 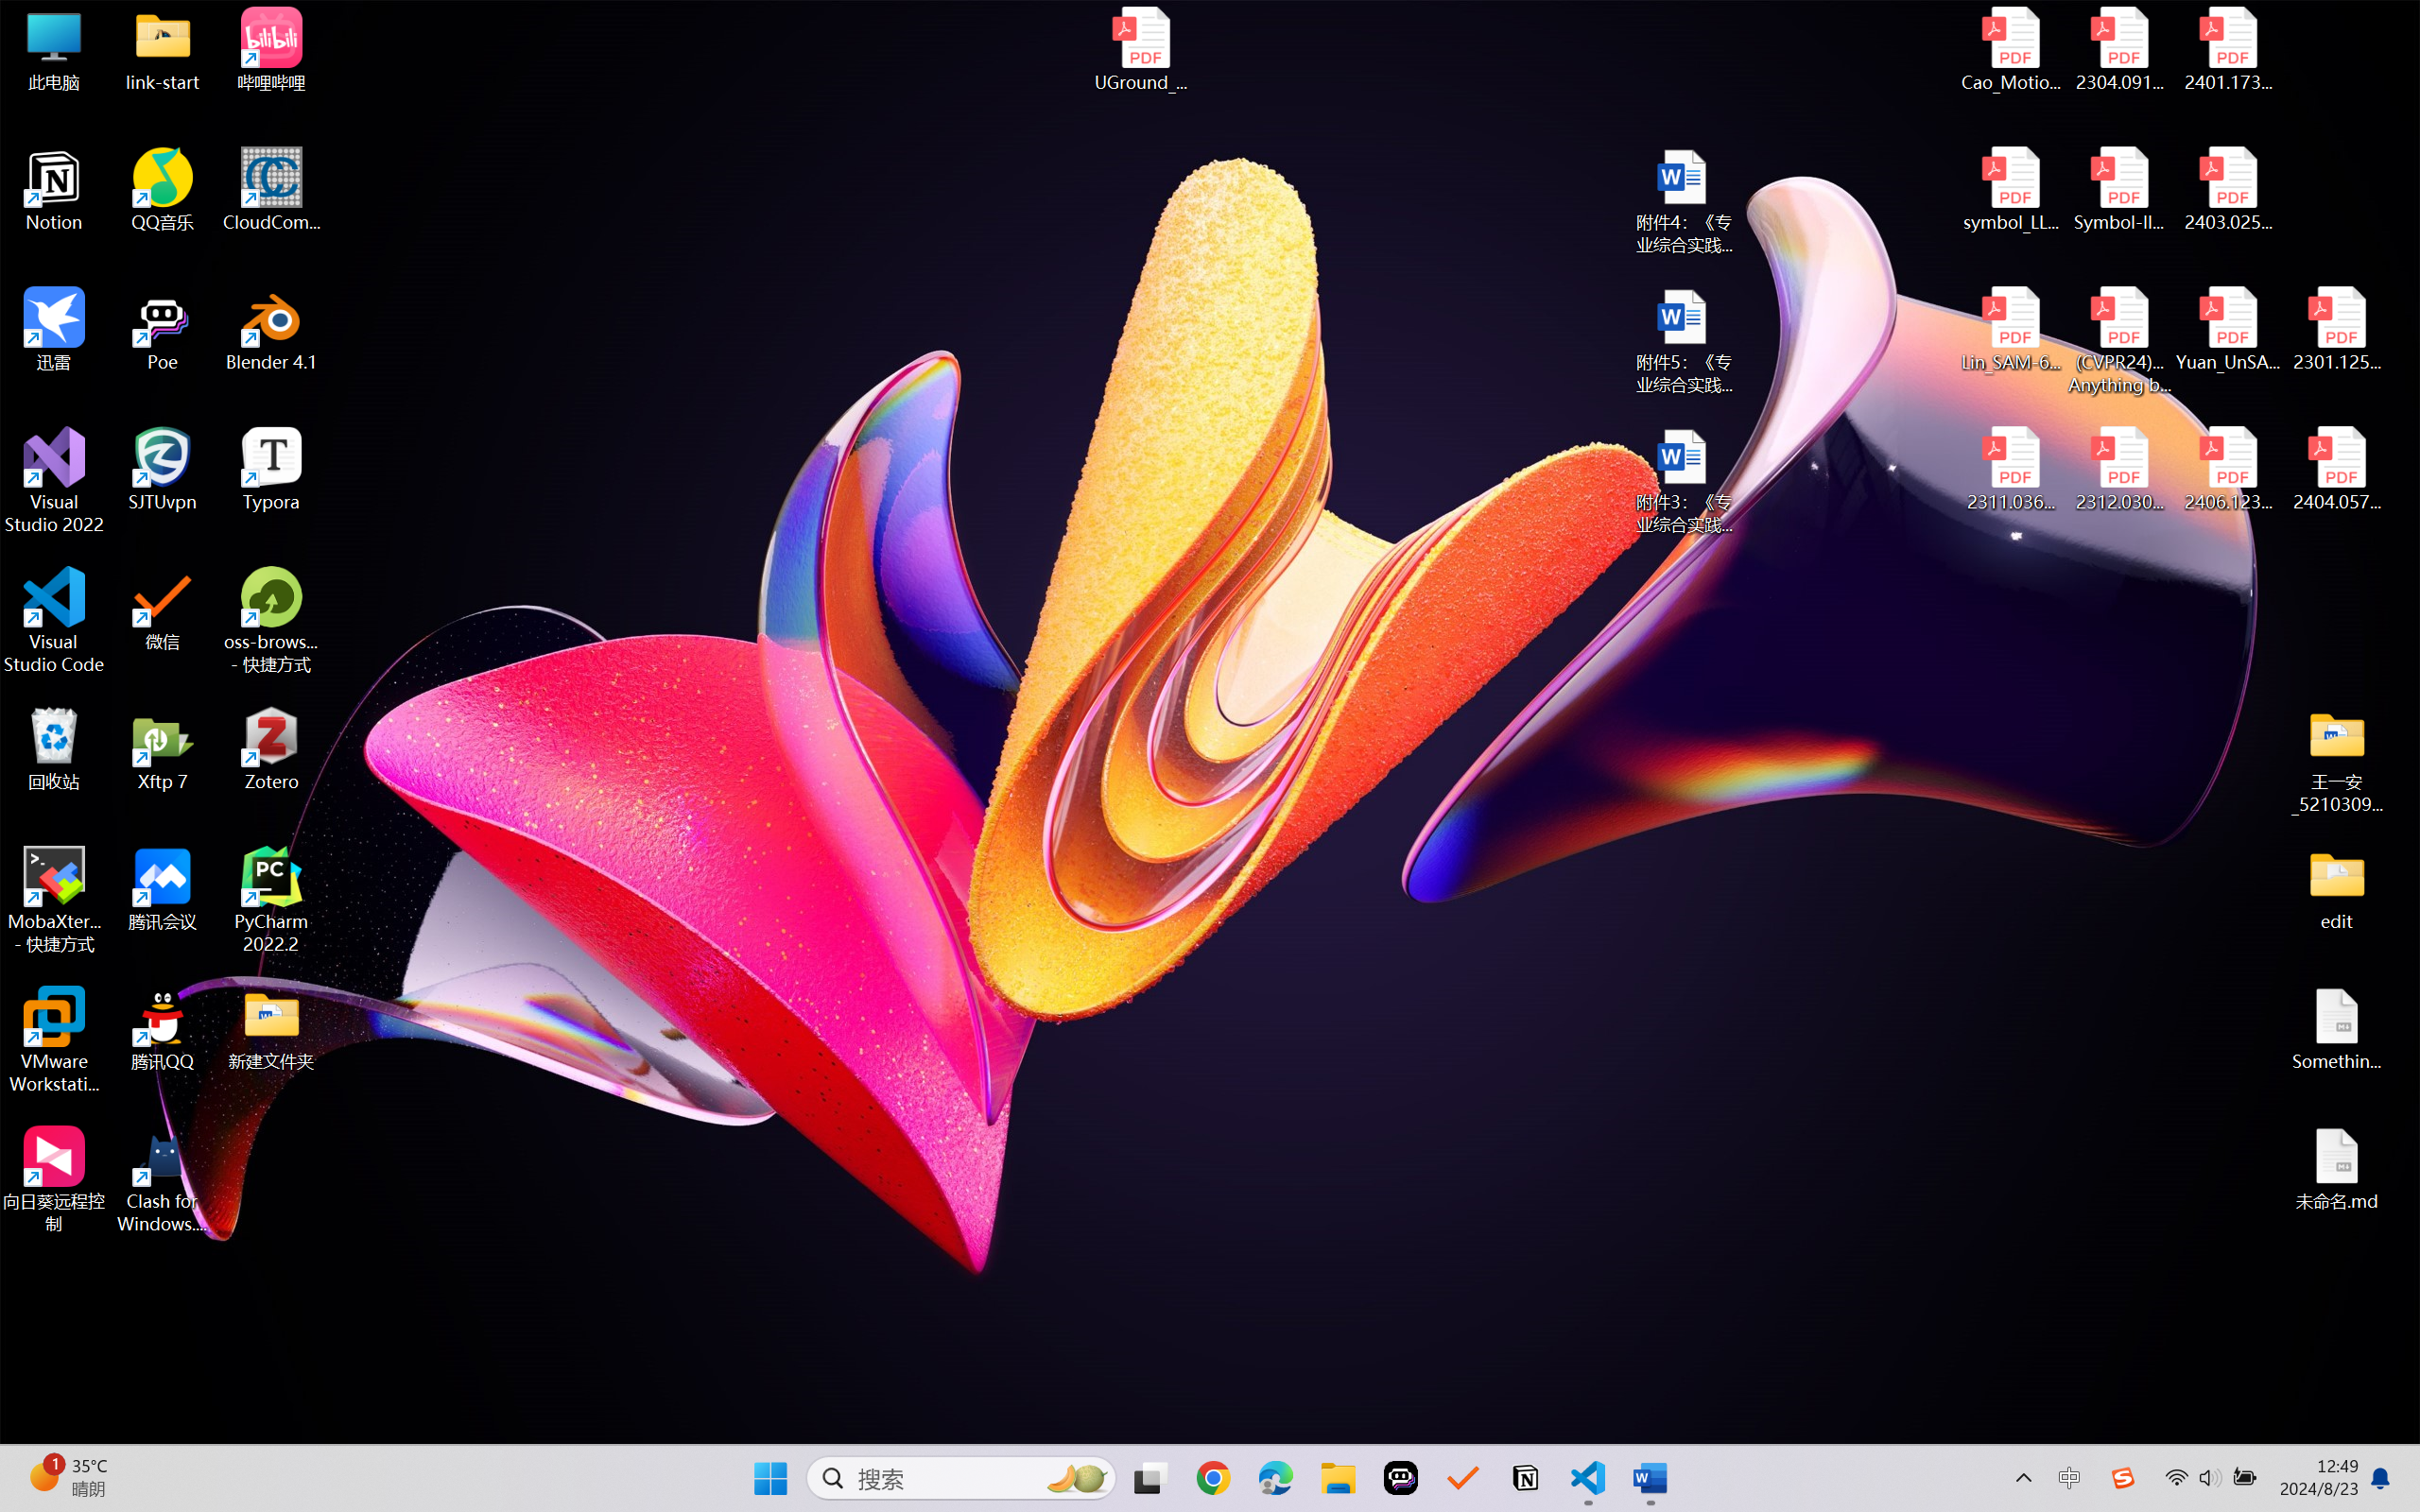 What do you see at coordinates (2011, 190) in the screenshot?
I see `'symbol_LLM.pdf'` at bounding box center [2011, 190].